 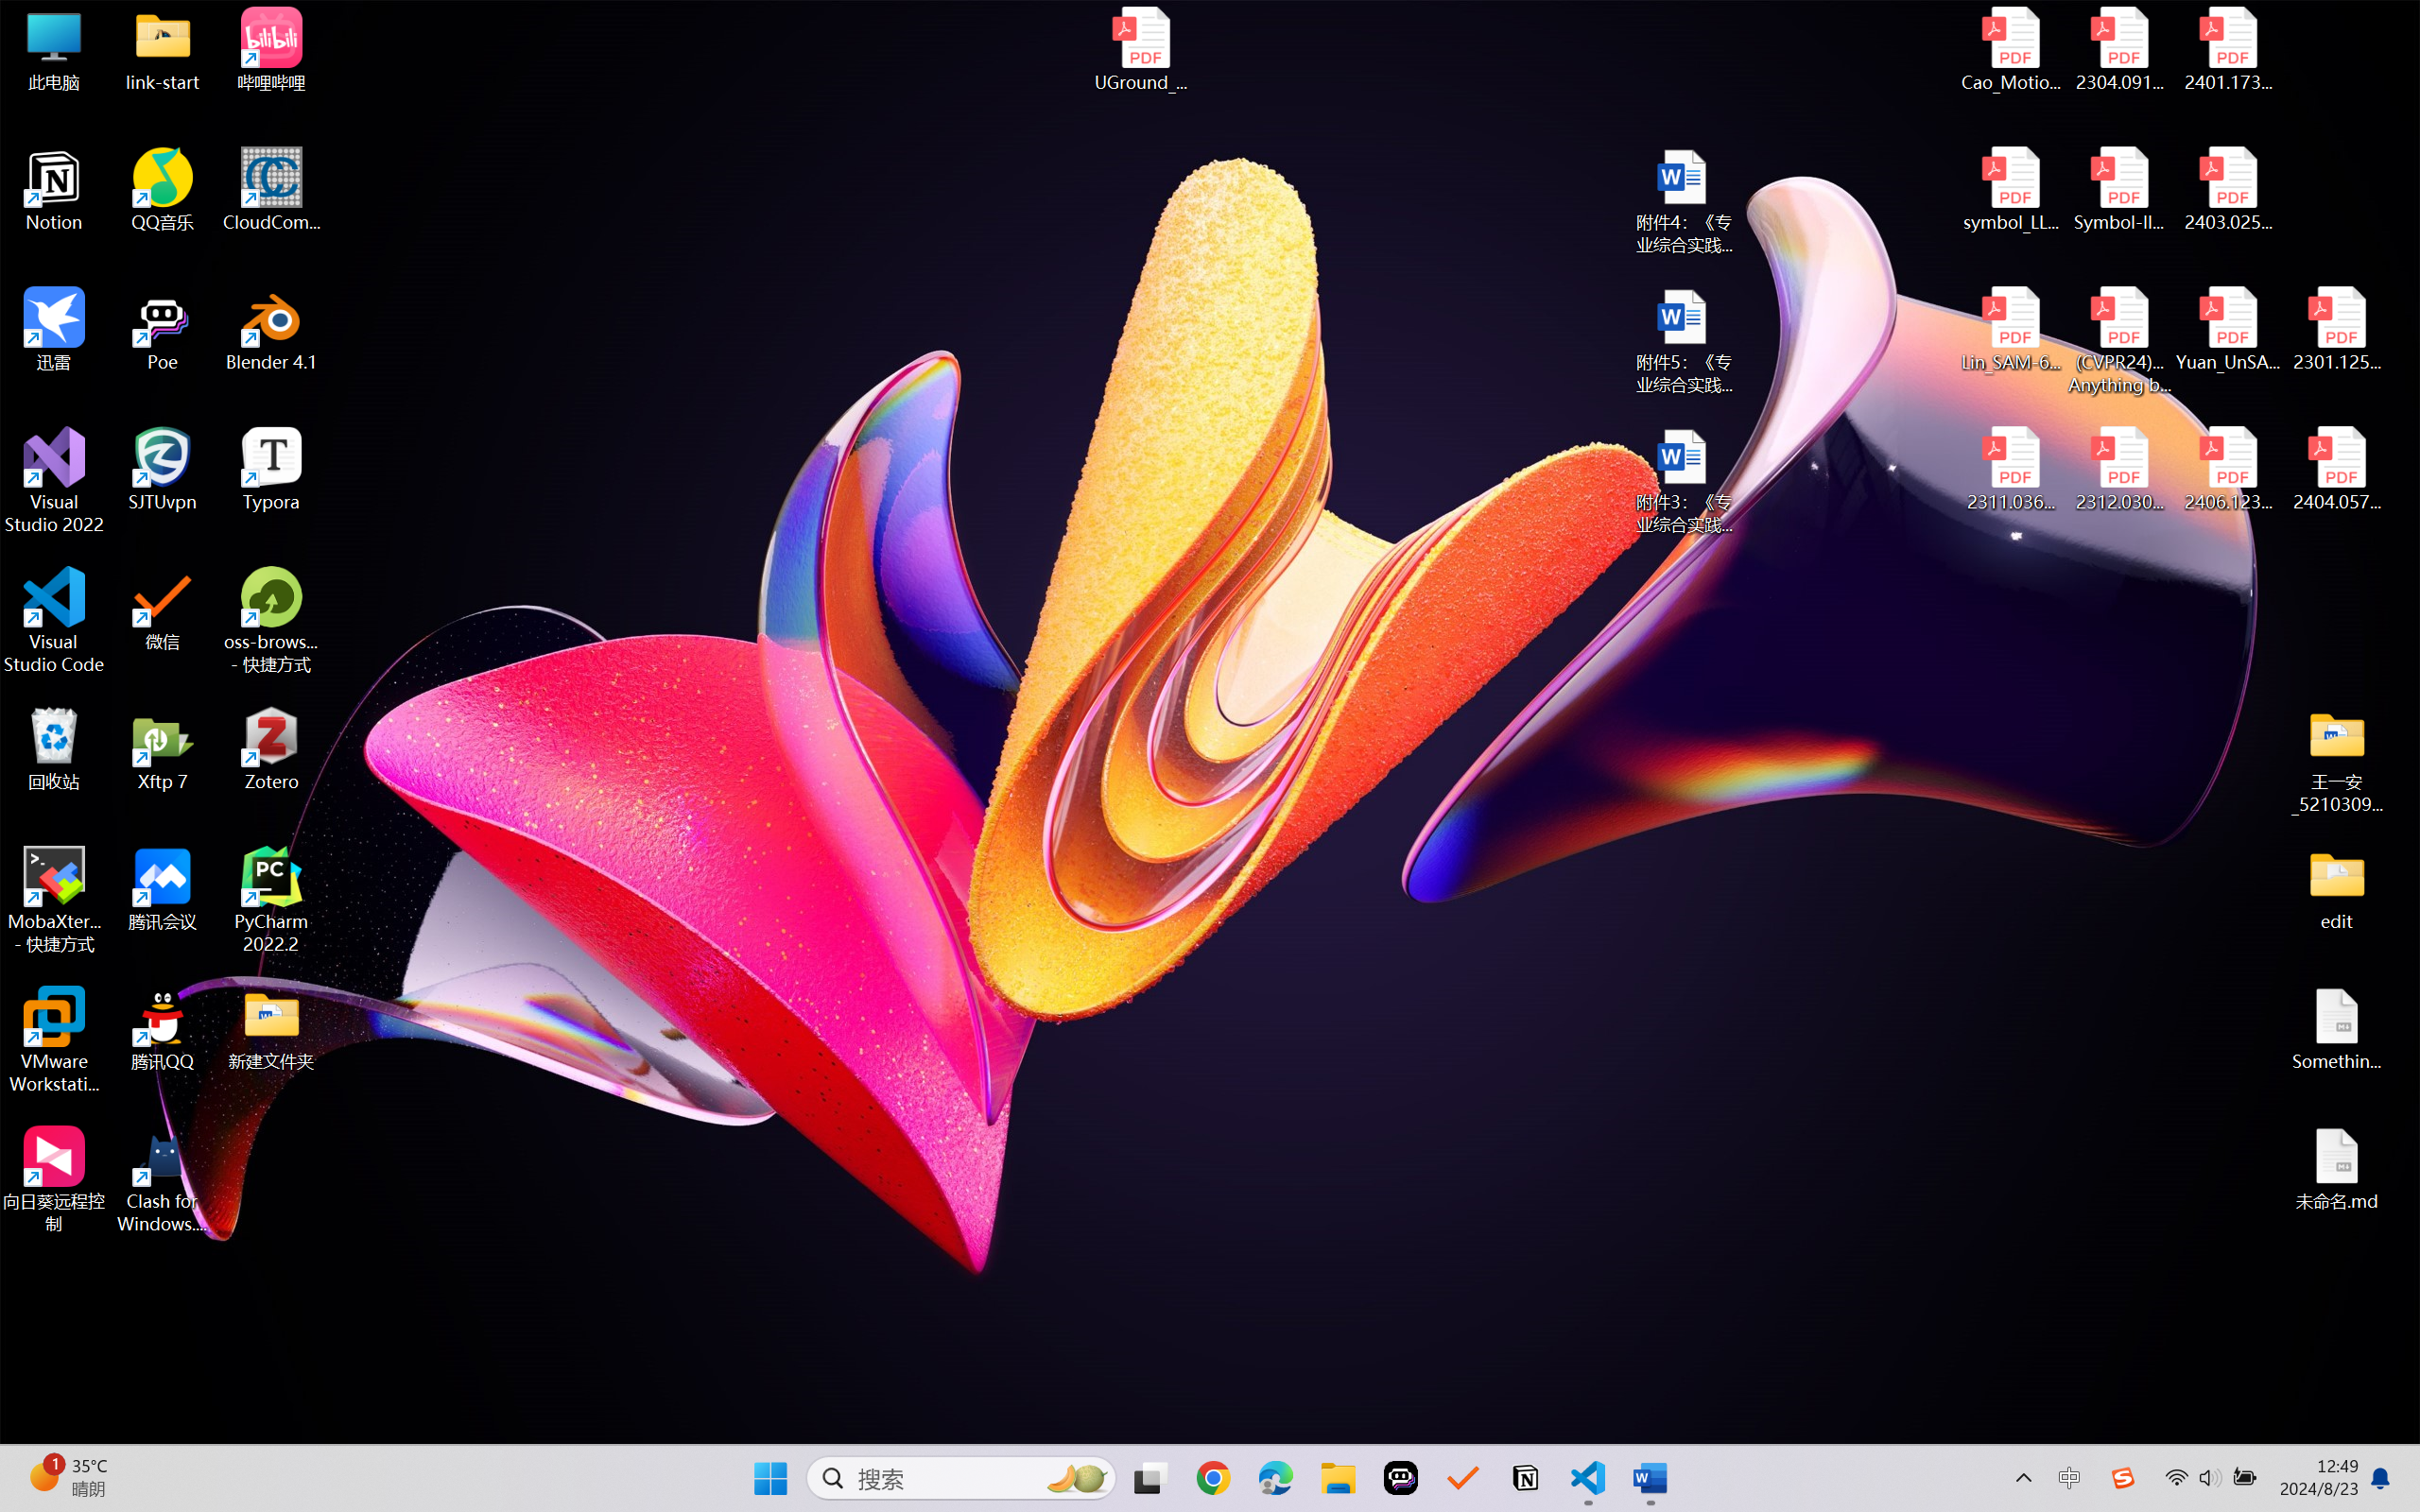 What do you see at coordinates (2011, 190) in the screenshot?
I see `'symbol_LLM.pdf'` at bounding box center [2011, 190].